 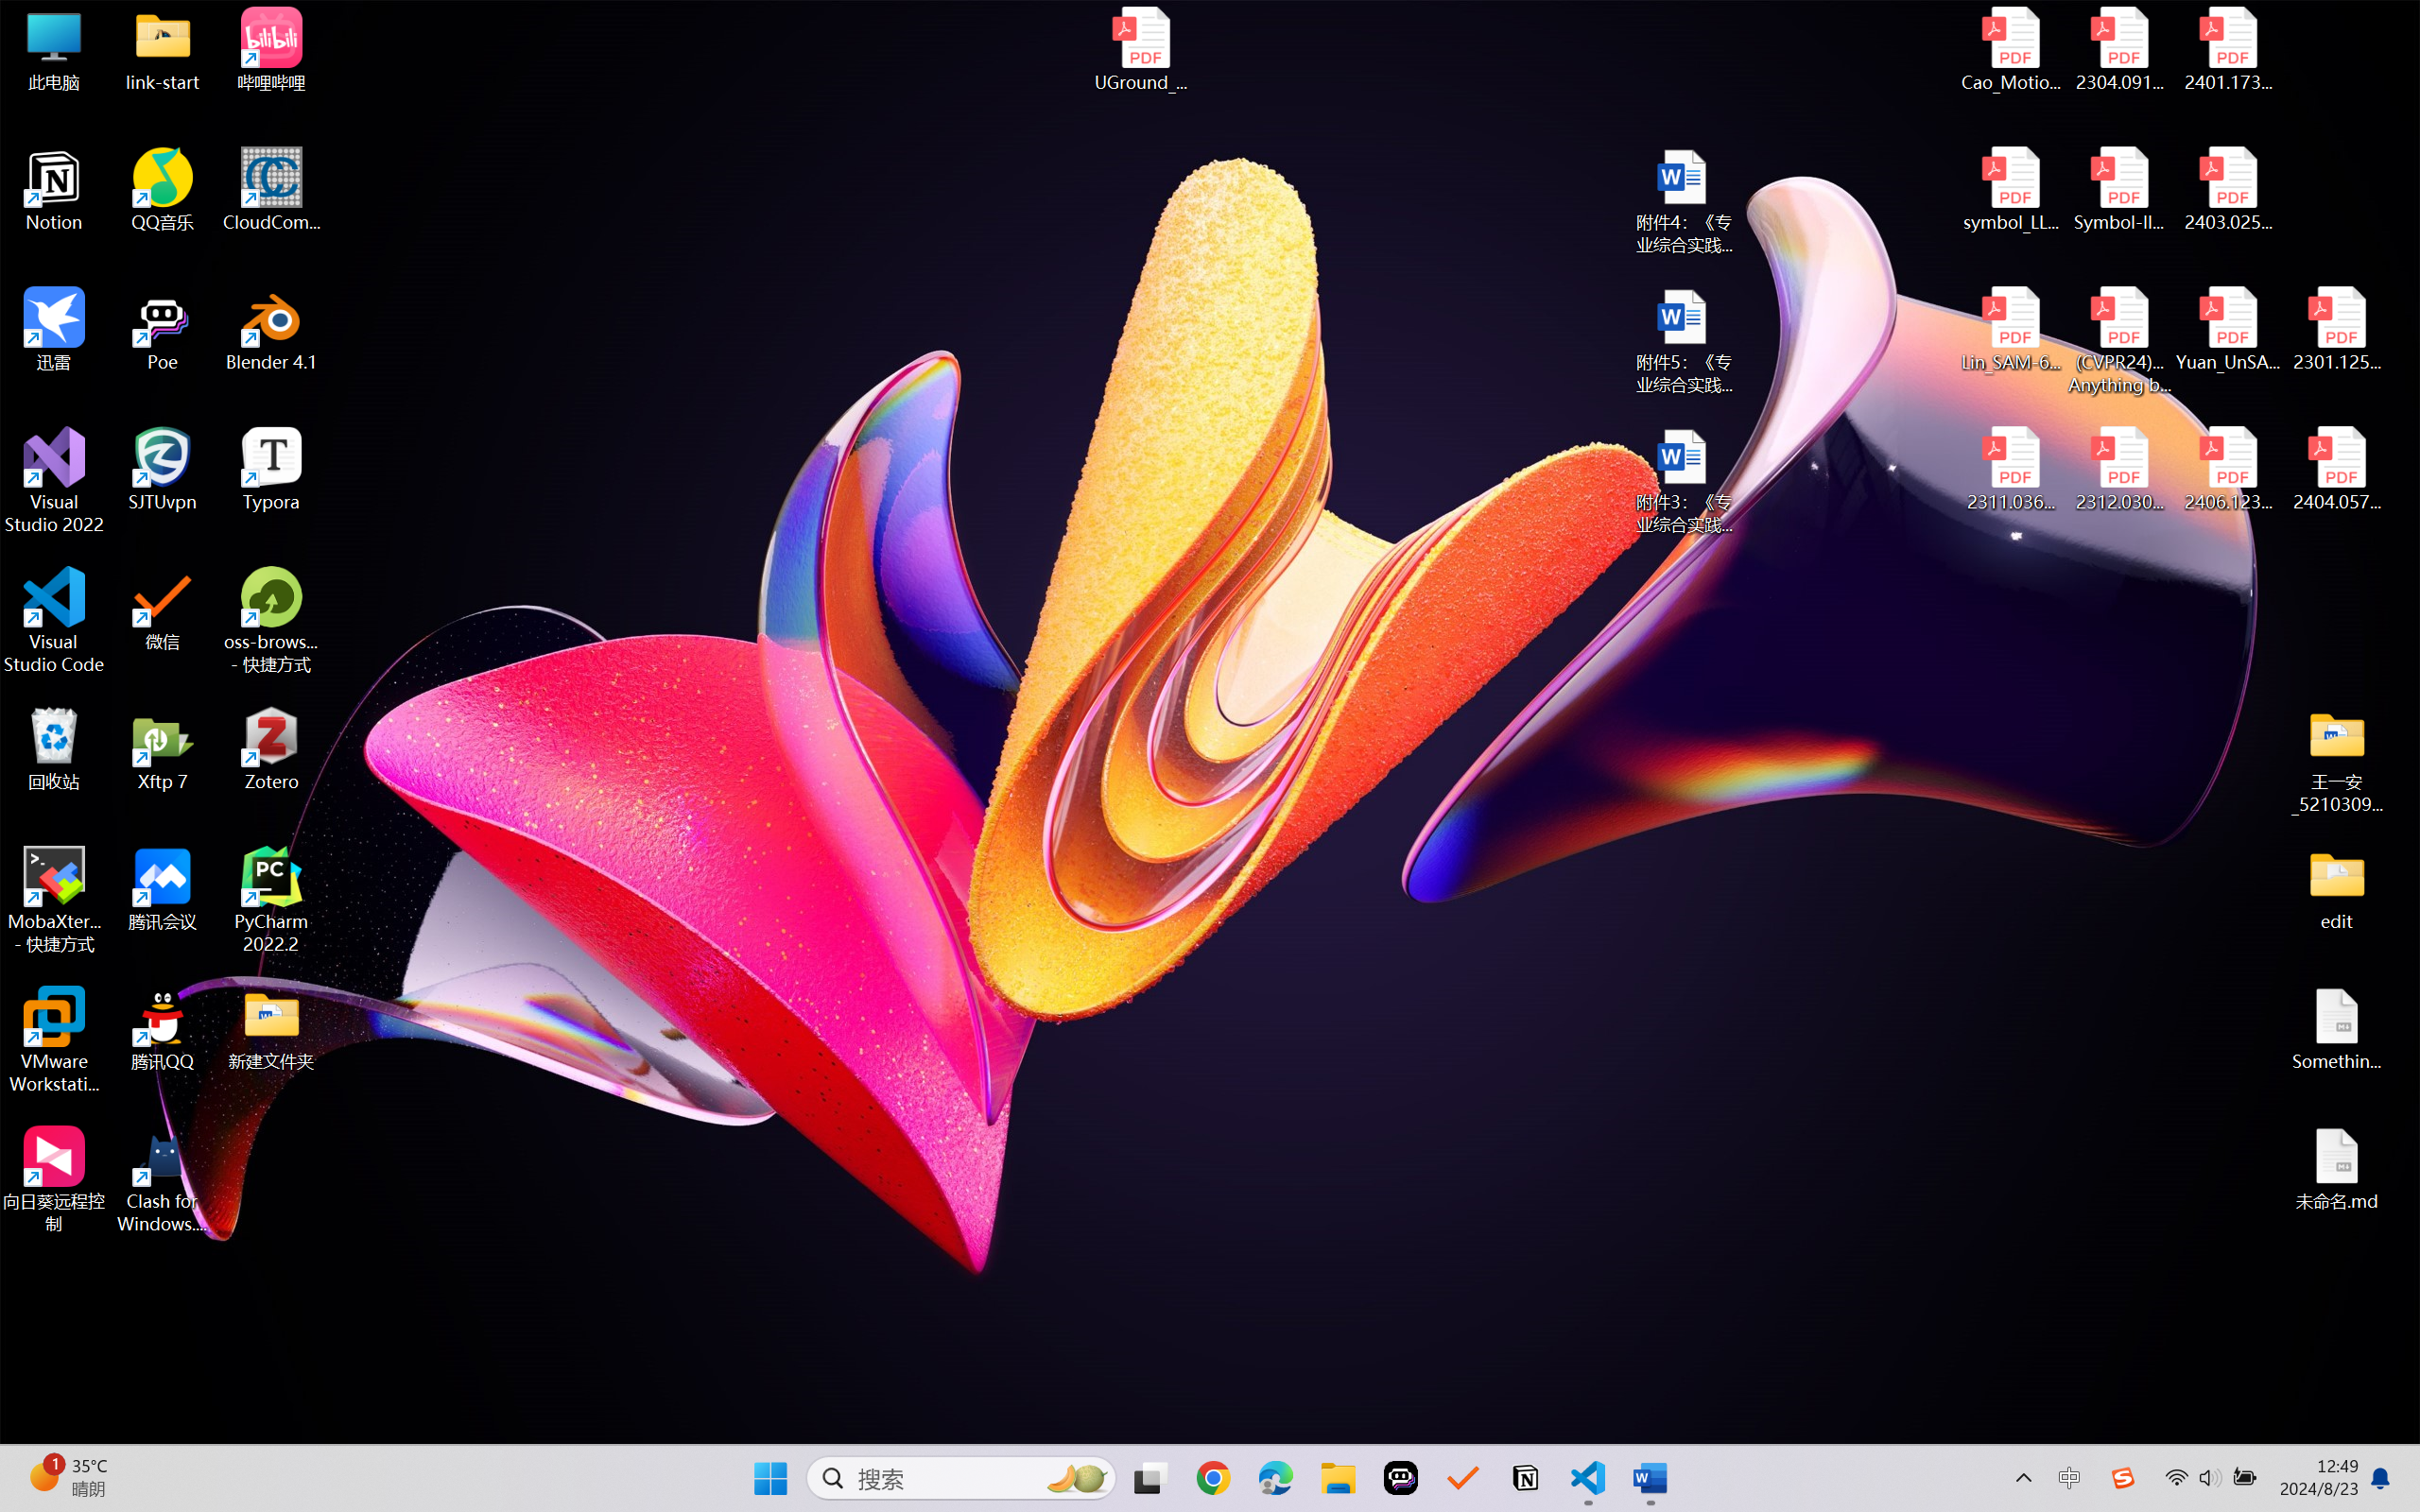 What do you see at coordinates (2011, 190) in the screenshot?
I see `'symbol_LLM.pdf'` at bounding box center [2011, 190].